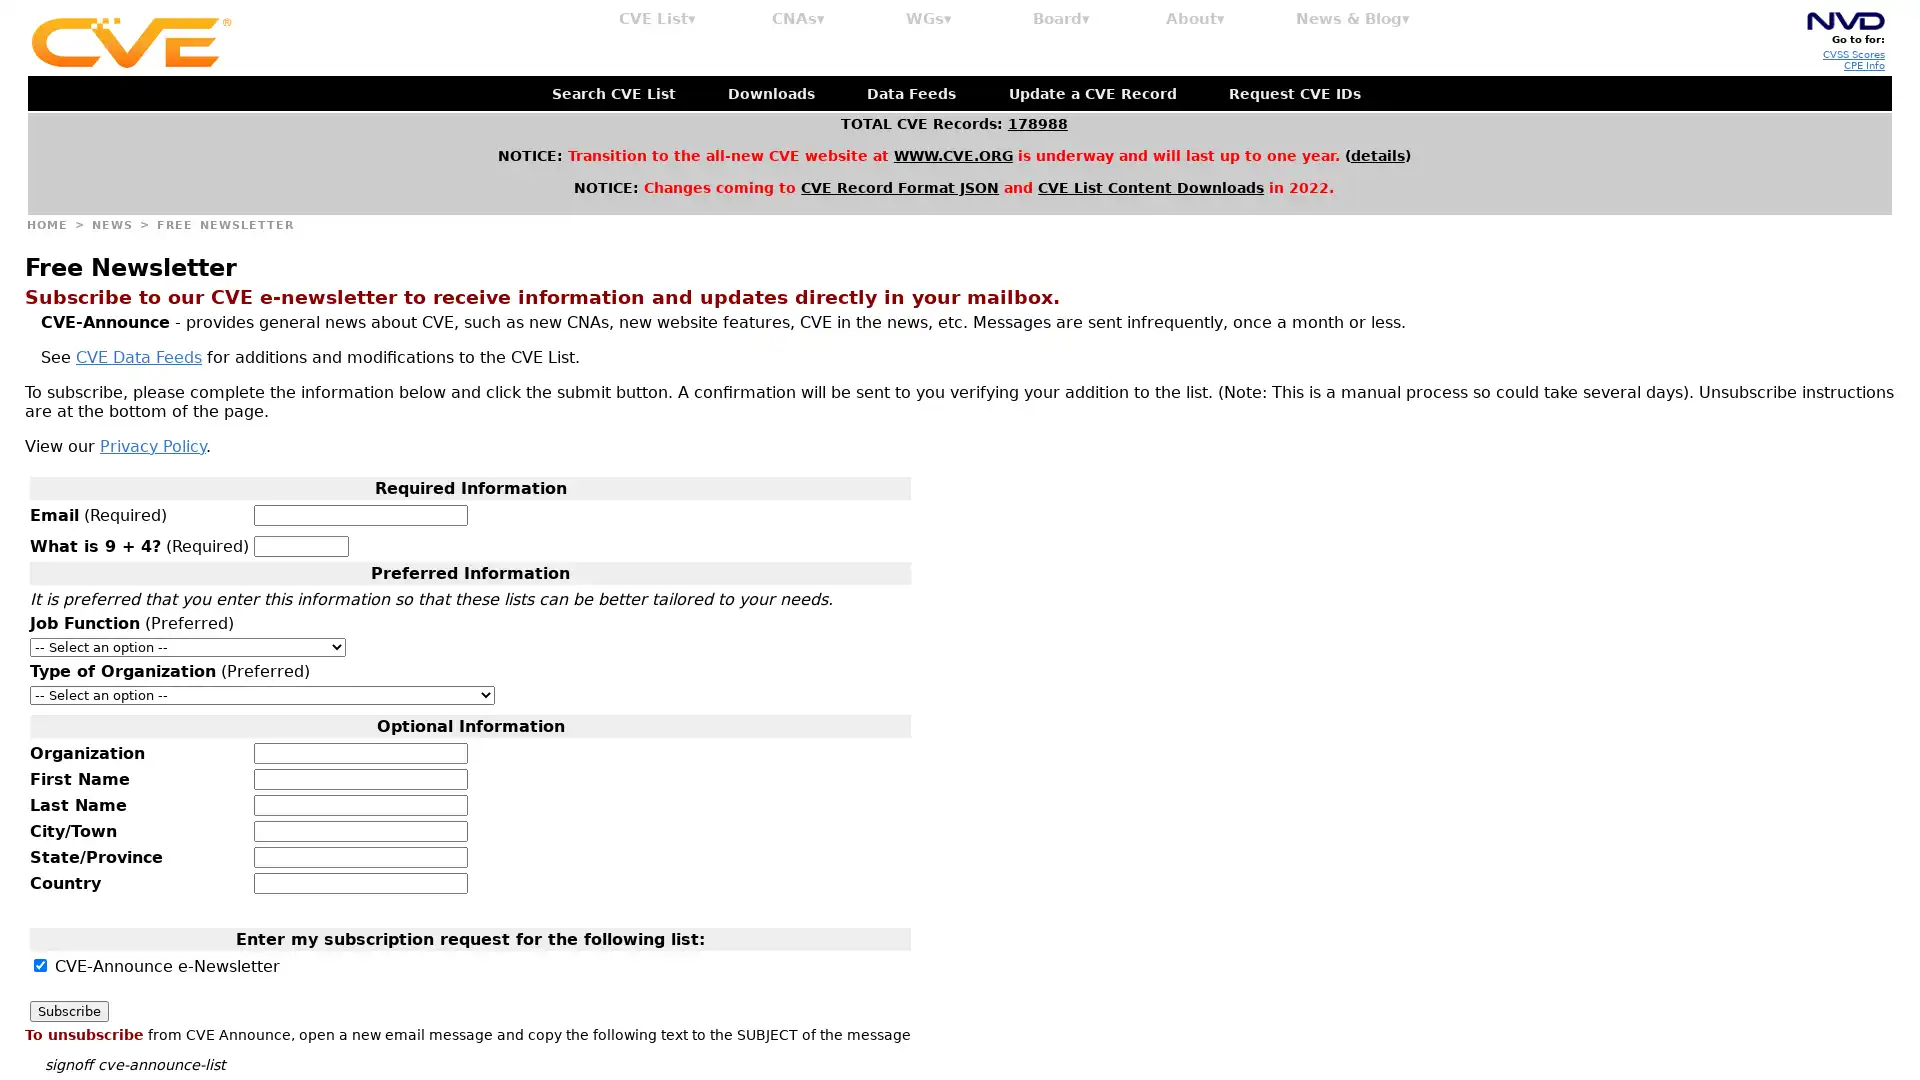 The height and width of the screenshot is (1080, 1920). Describe the element at coordinates (928, 19) in the screenshot. I see `WGs` at that location.